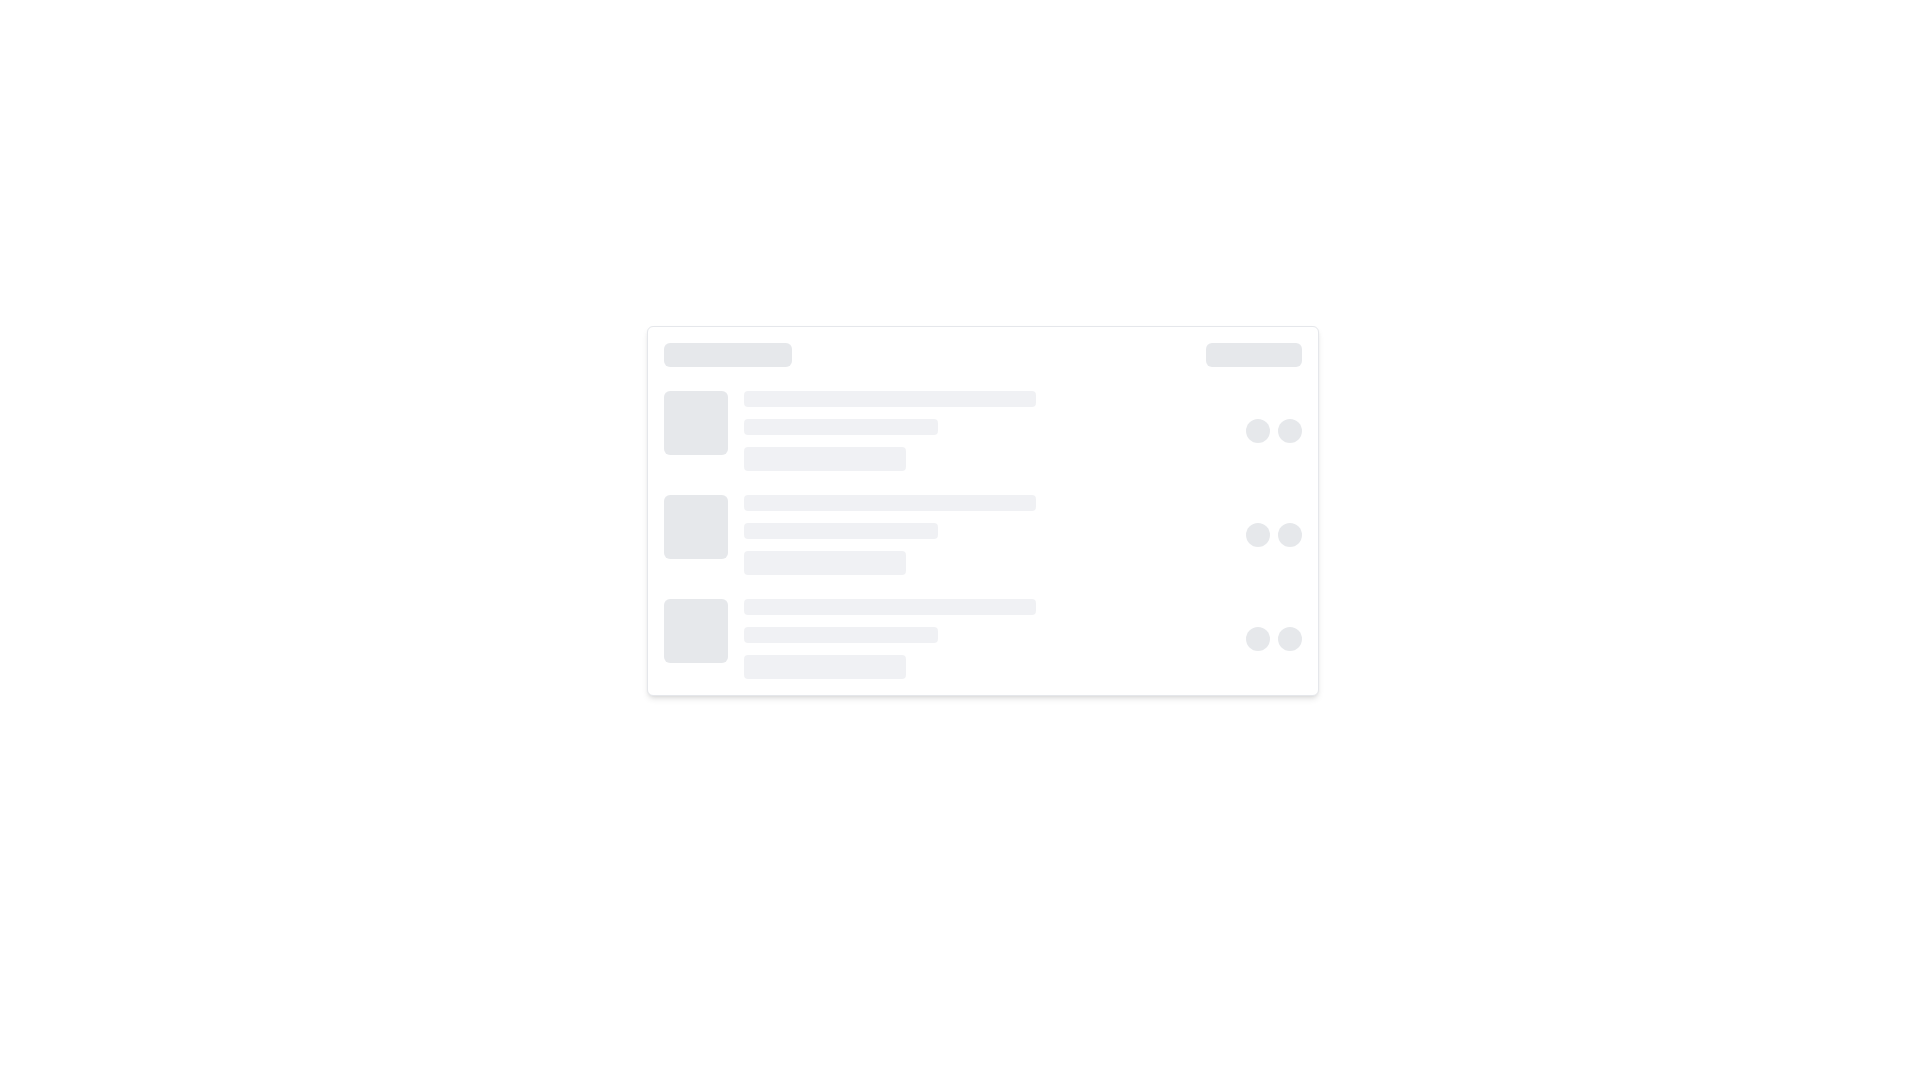  Describe the element at coordinates (983, 534) in the screenshot. I see `the Skeleton placeholder component that appears as a group of placeholders with a square block on the left, three horizontal lines on the right, and two circular shapes at the far right` at that location.